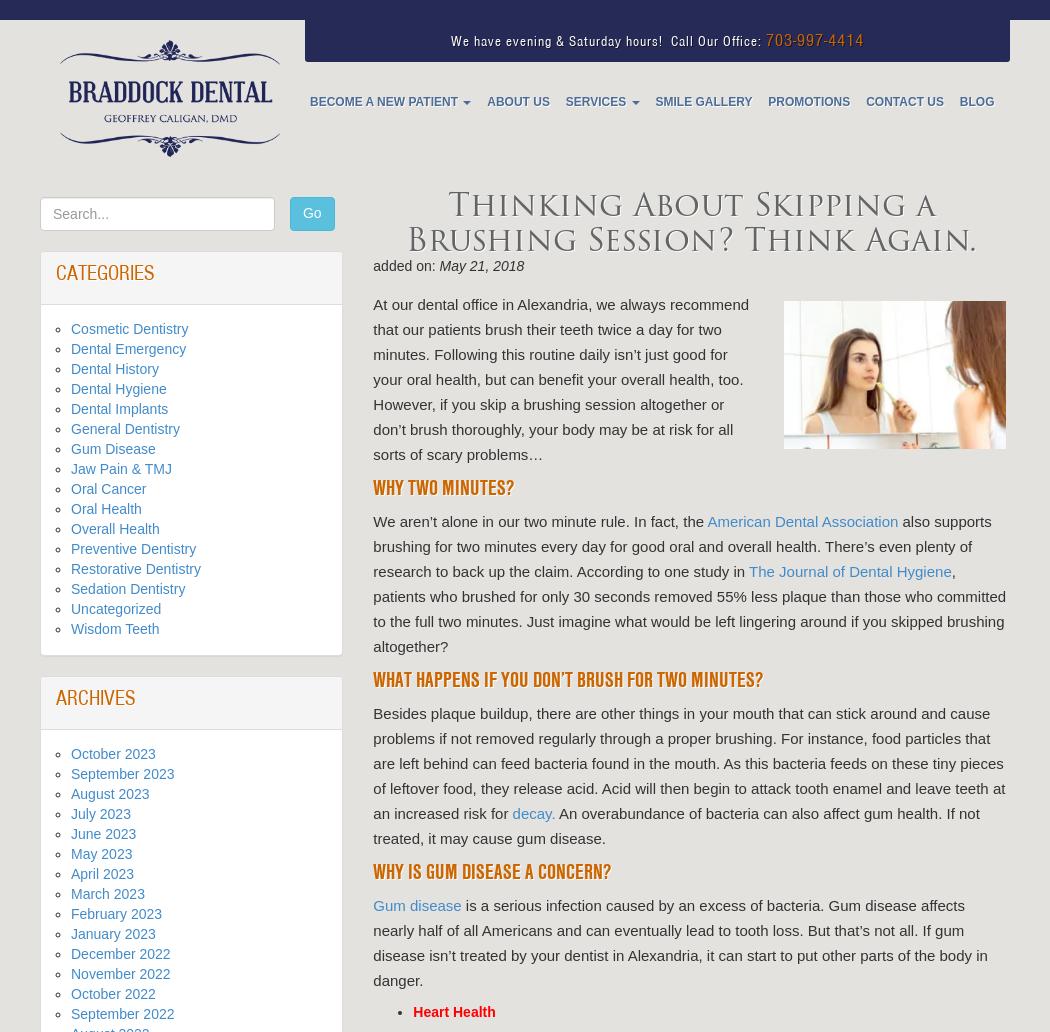 The height and width of the screenshot is (1032, 1050). What do you see at coordinates (112, 448) in the screenshot?
I see `'Gum Disease'` at bounding box center [112, 448].